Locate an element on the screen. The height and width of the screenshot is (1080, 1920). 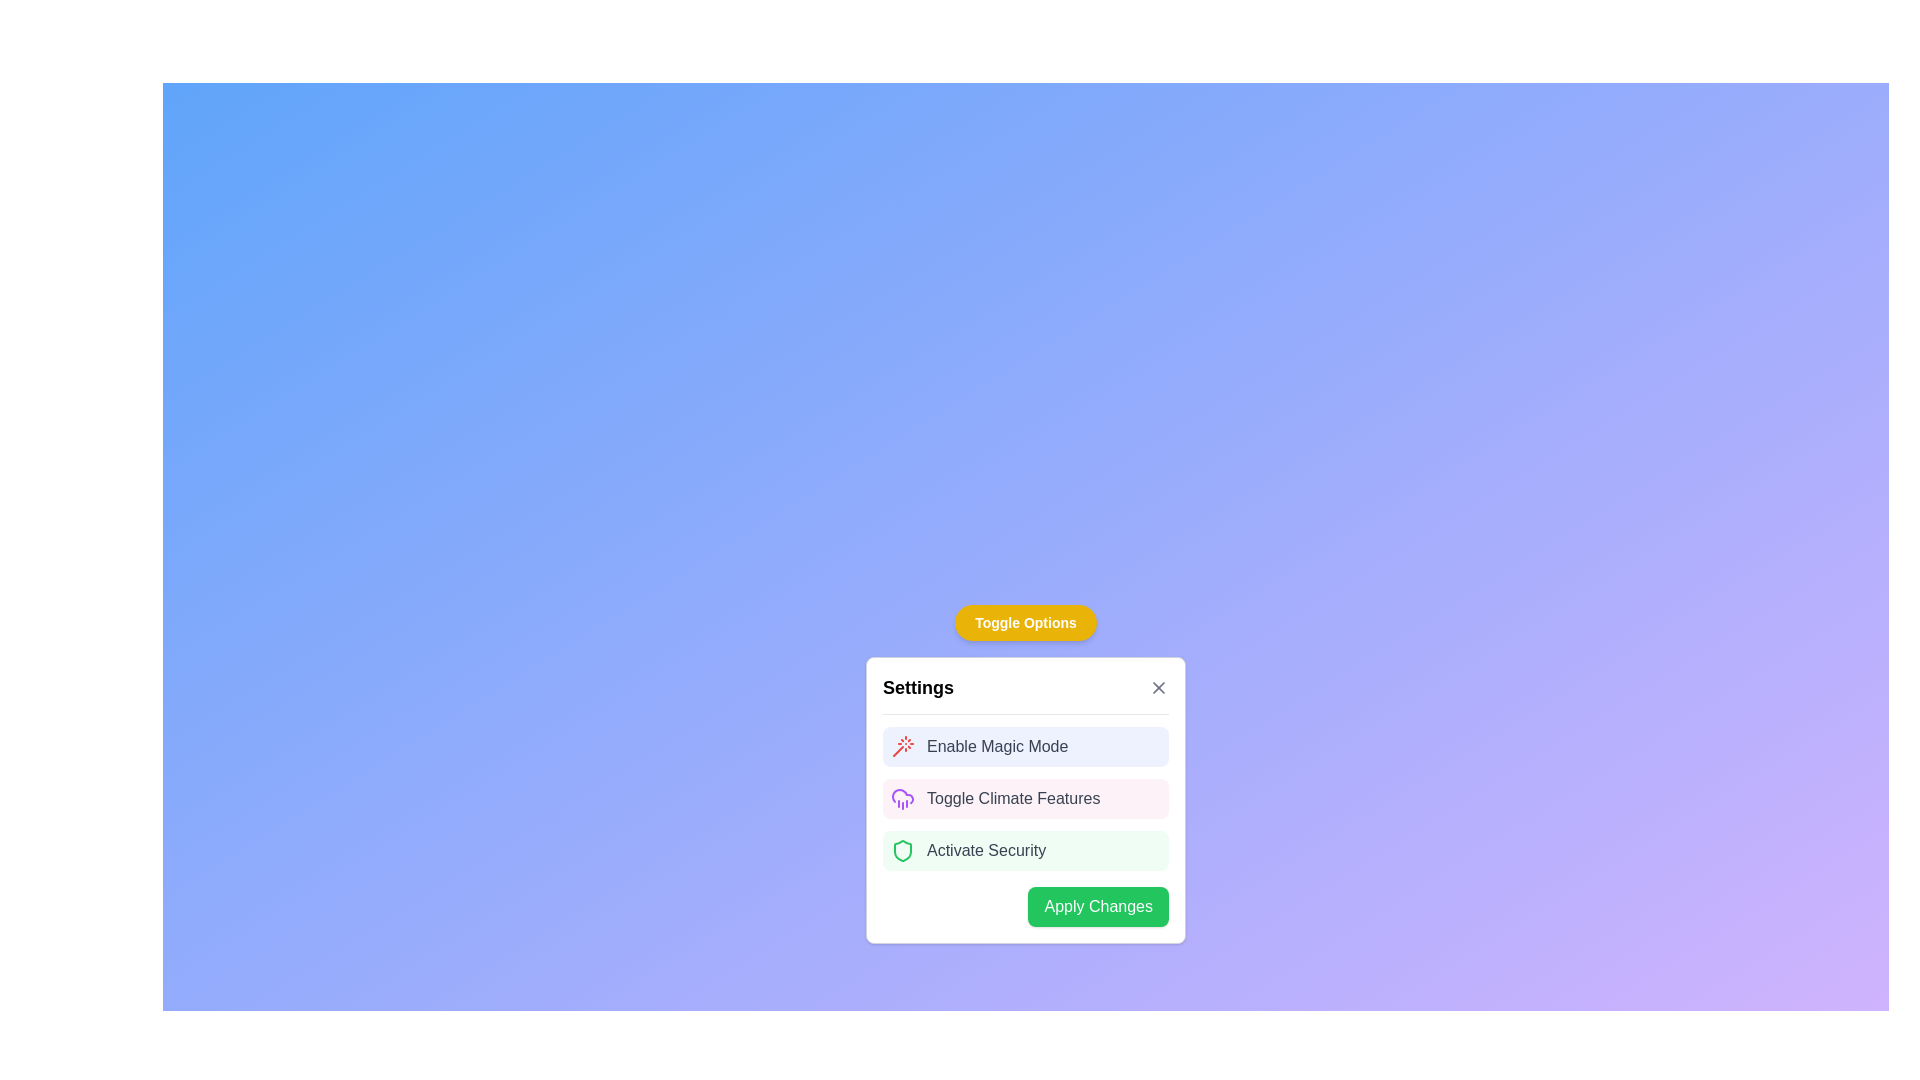
the climate features icon located to the left of the 'Toggle Climate Features' text in the pink-highlighted settings modal is located at coordinates (901, 797).